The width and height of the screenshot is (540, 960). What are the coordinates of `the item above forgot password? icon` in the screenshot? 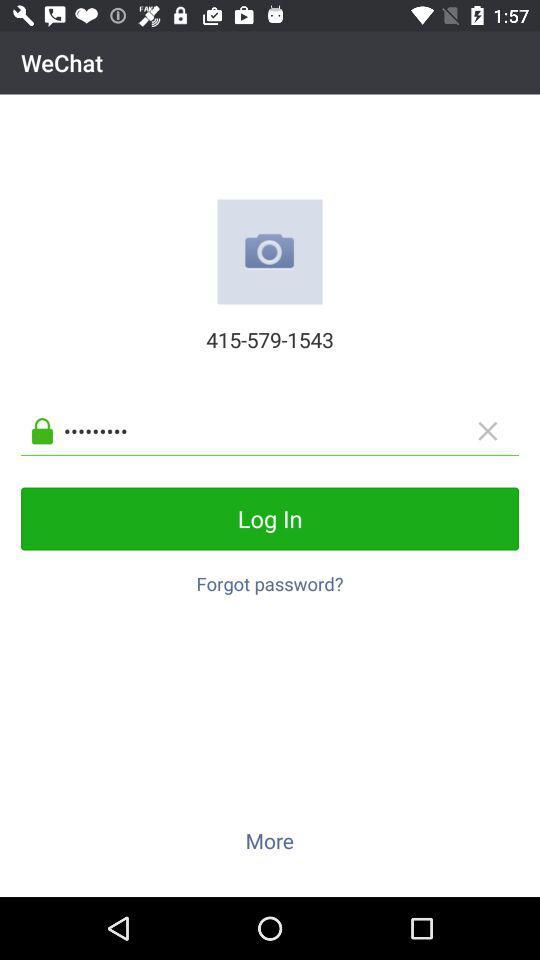 It's located at (270, 517).